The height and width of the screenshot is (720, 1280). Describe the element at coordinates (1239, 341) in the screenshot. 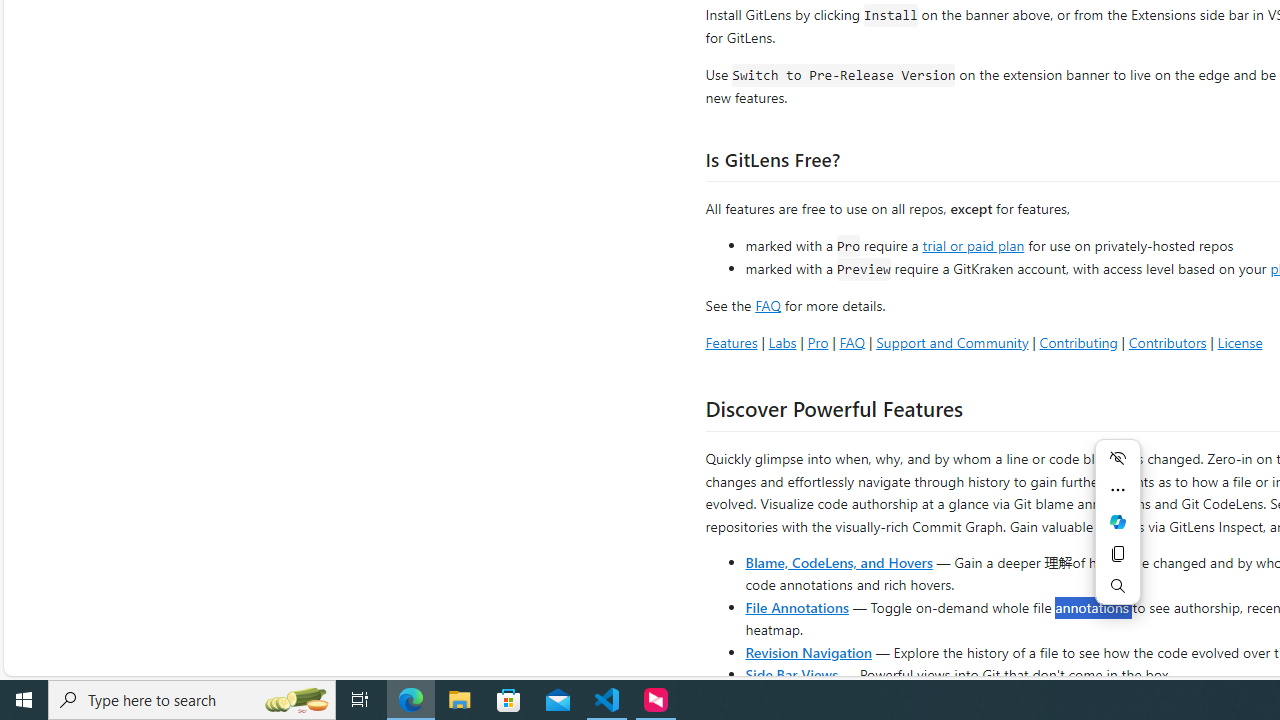

I see `'License'` at that location.